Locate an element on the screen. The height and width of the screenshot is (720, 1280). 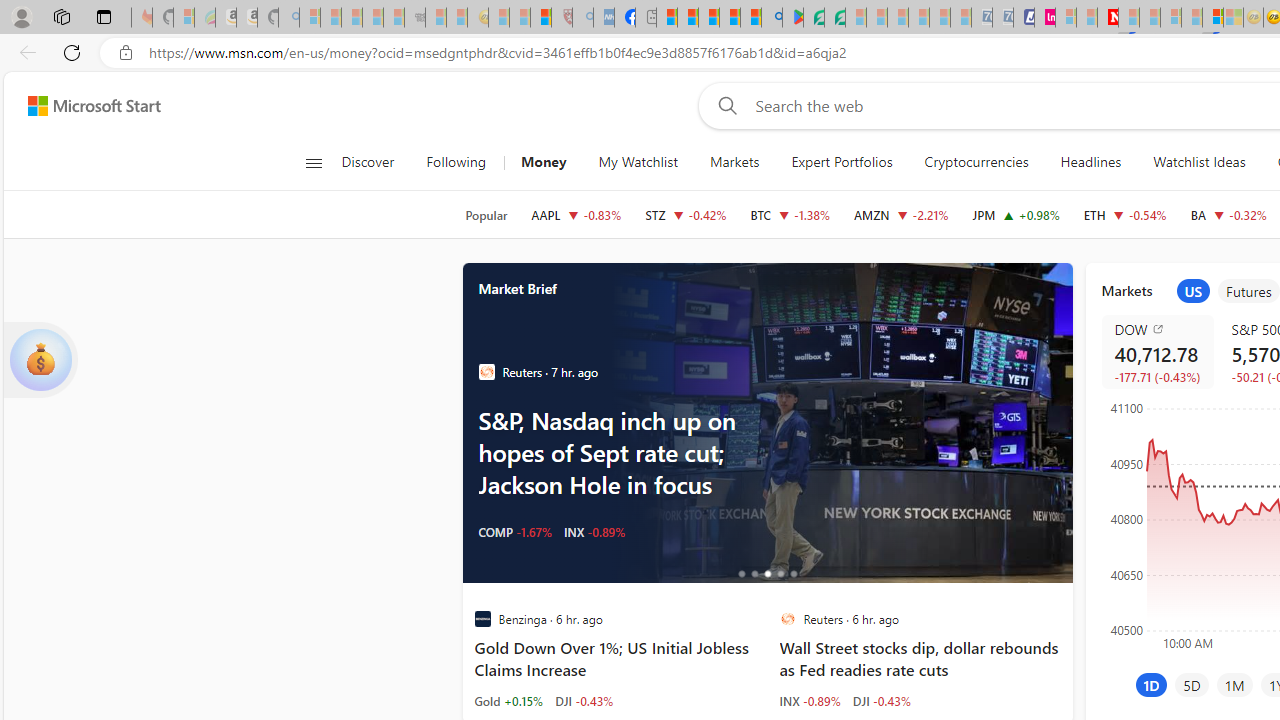
'Popular' is located at coordinates (486, 215).